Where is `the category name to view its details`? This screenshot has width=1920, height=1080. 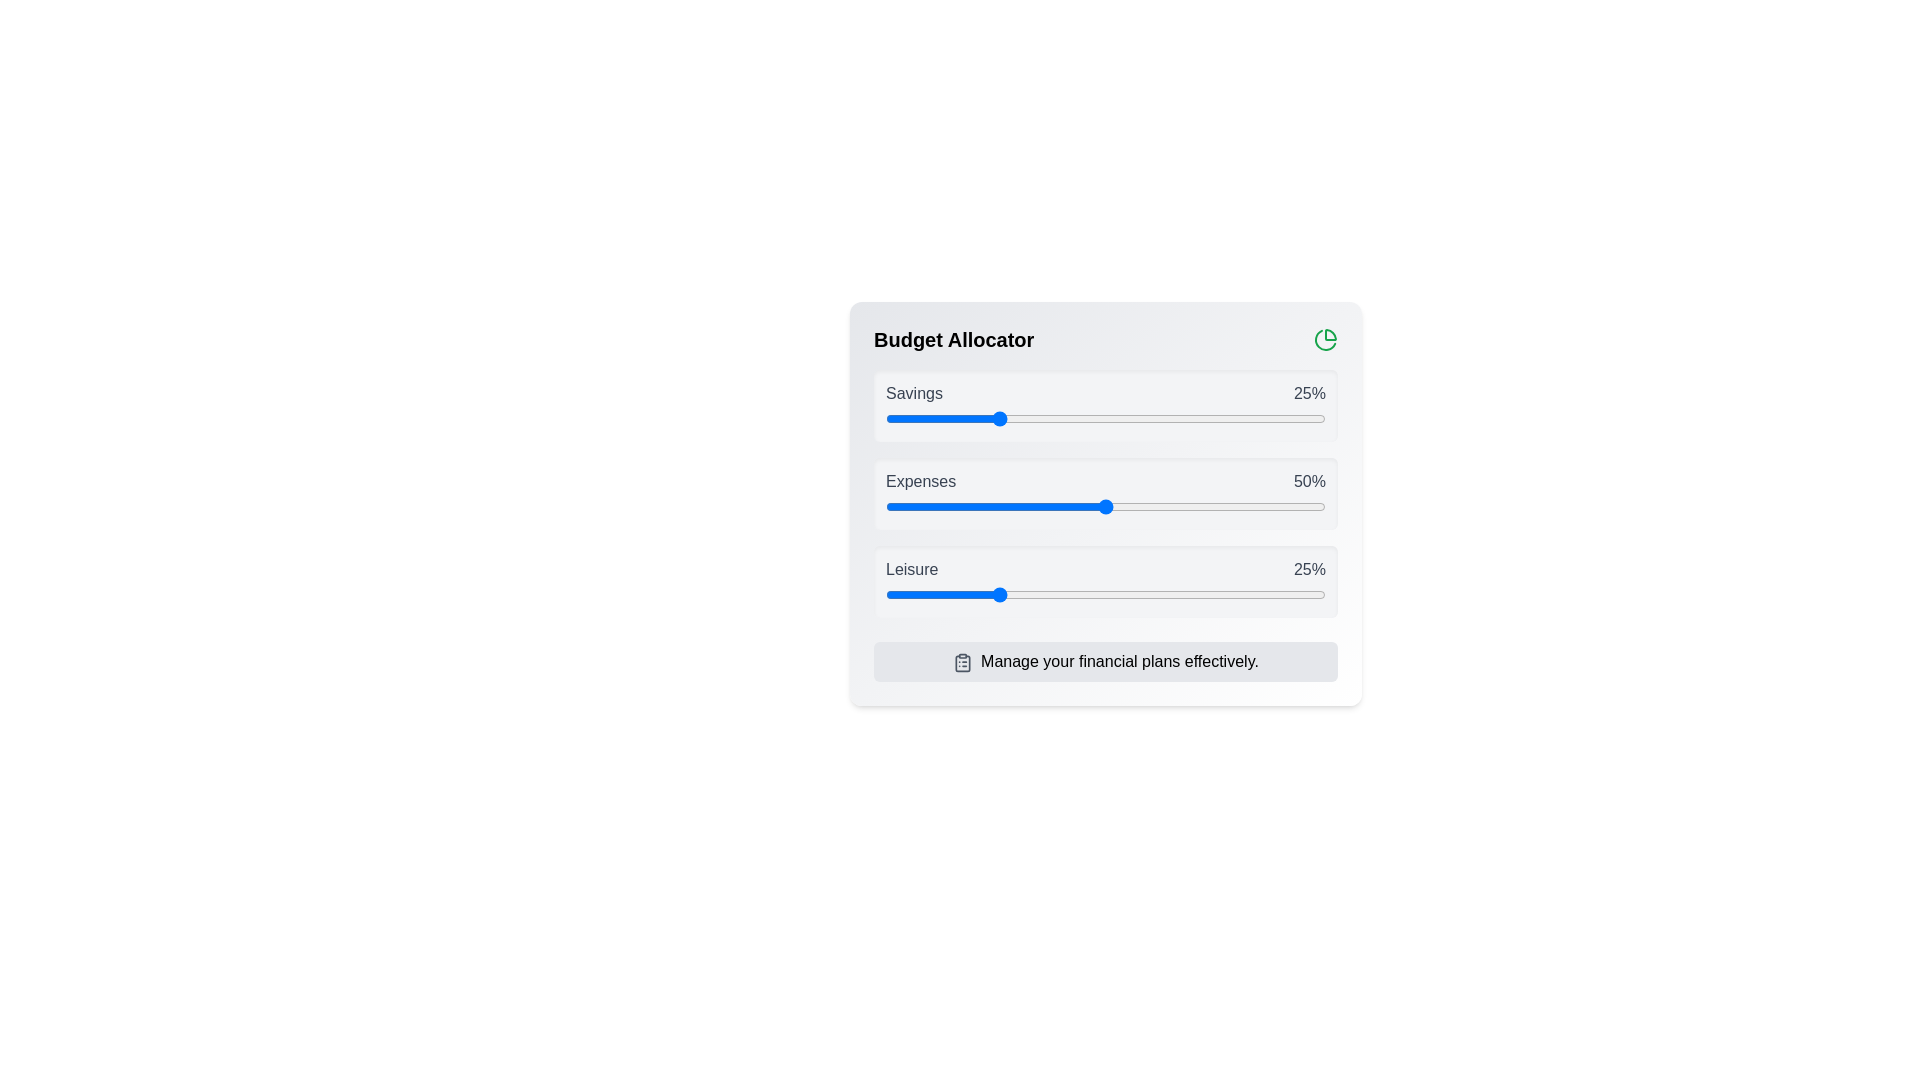
the category name to view its details is located at coordinates (912, 393).